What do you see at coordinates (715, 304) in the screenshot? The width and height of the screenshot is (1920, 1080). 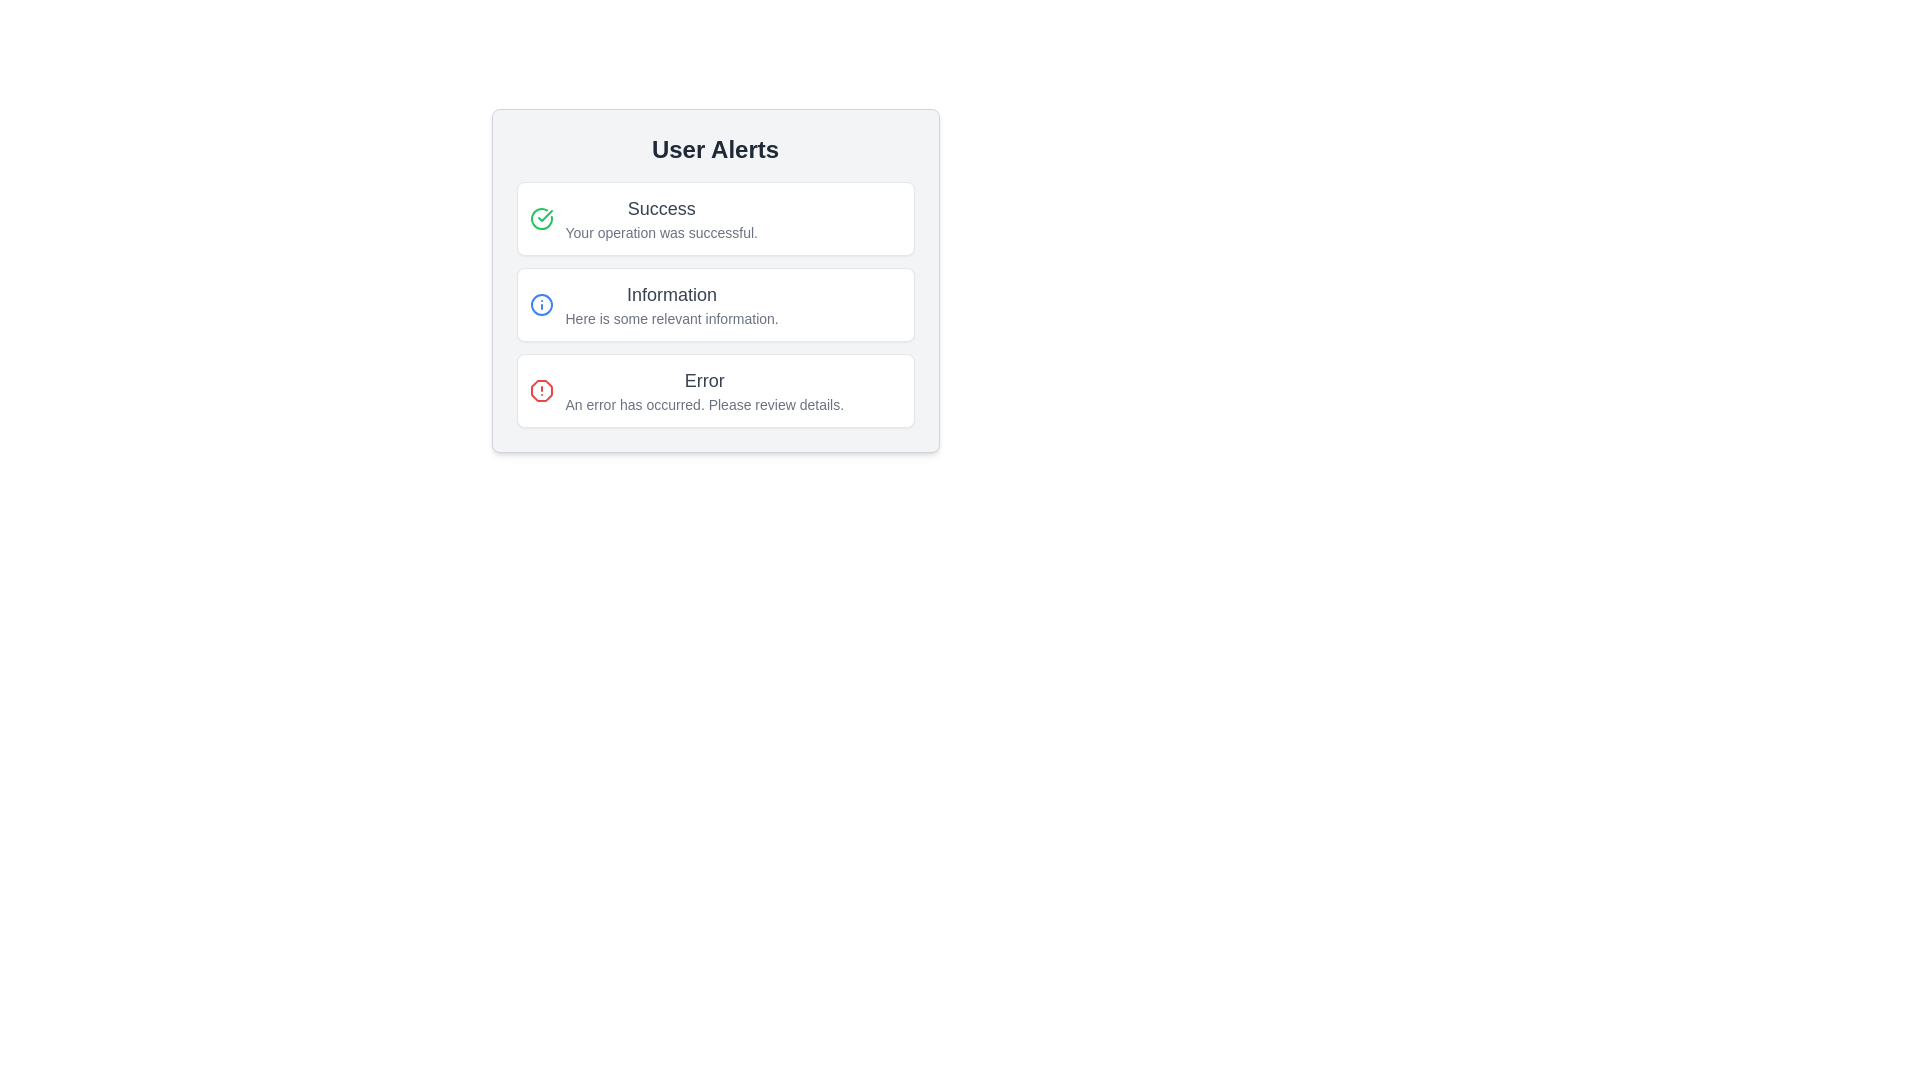 I see `information displayed in the second alert box, which is positioned between the 'Success' alert and the 'Error' alert in the vertical list of alert boxes` at bounding box center [715, 304].